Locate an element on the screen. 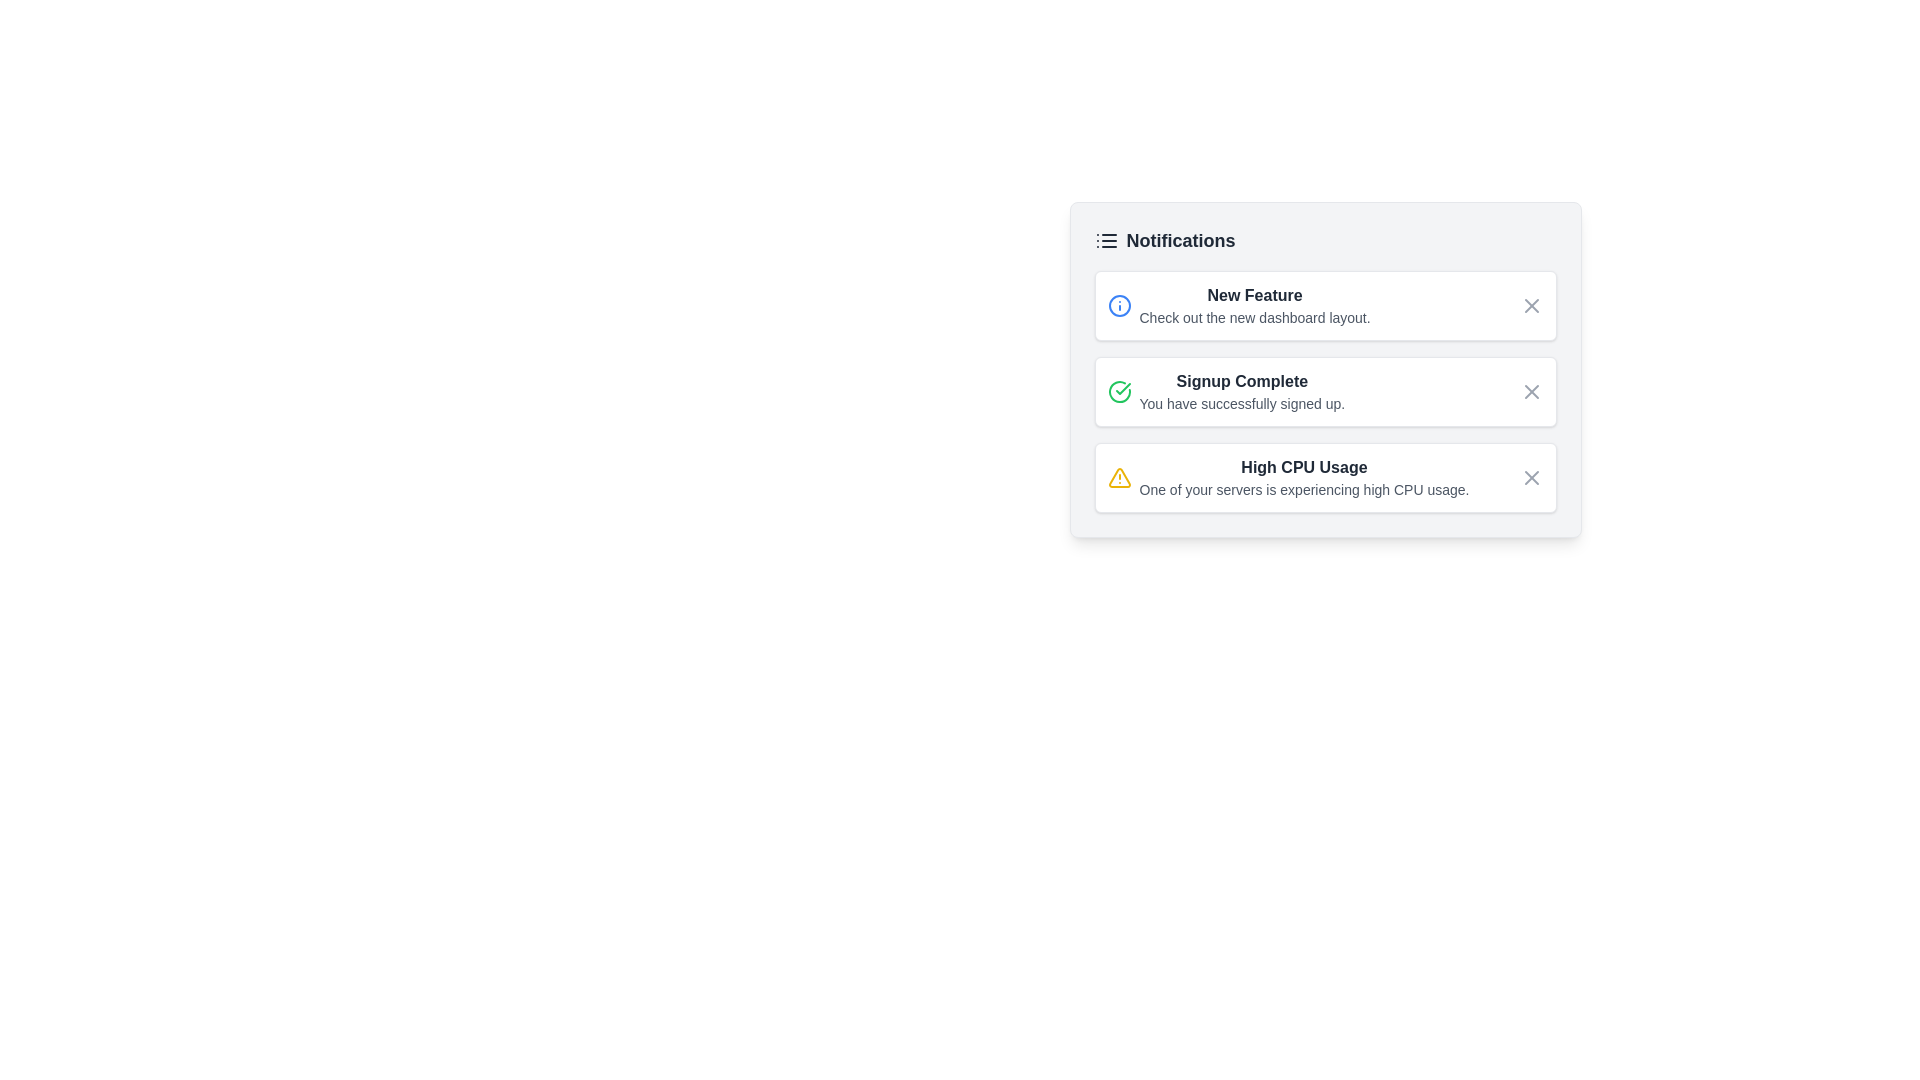 This screenshot has width=1920, height=1080. text content of the Notification Item that displays a success message with 'Signup Complete' and 'You have successfully signed up.' is located at coordinates (1225, 392).